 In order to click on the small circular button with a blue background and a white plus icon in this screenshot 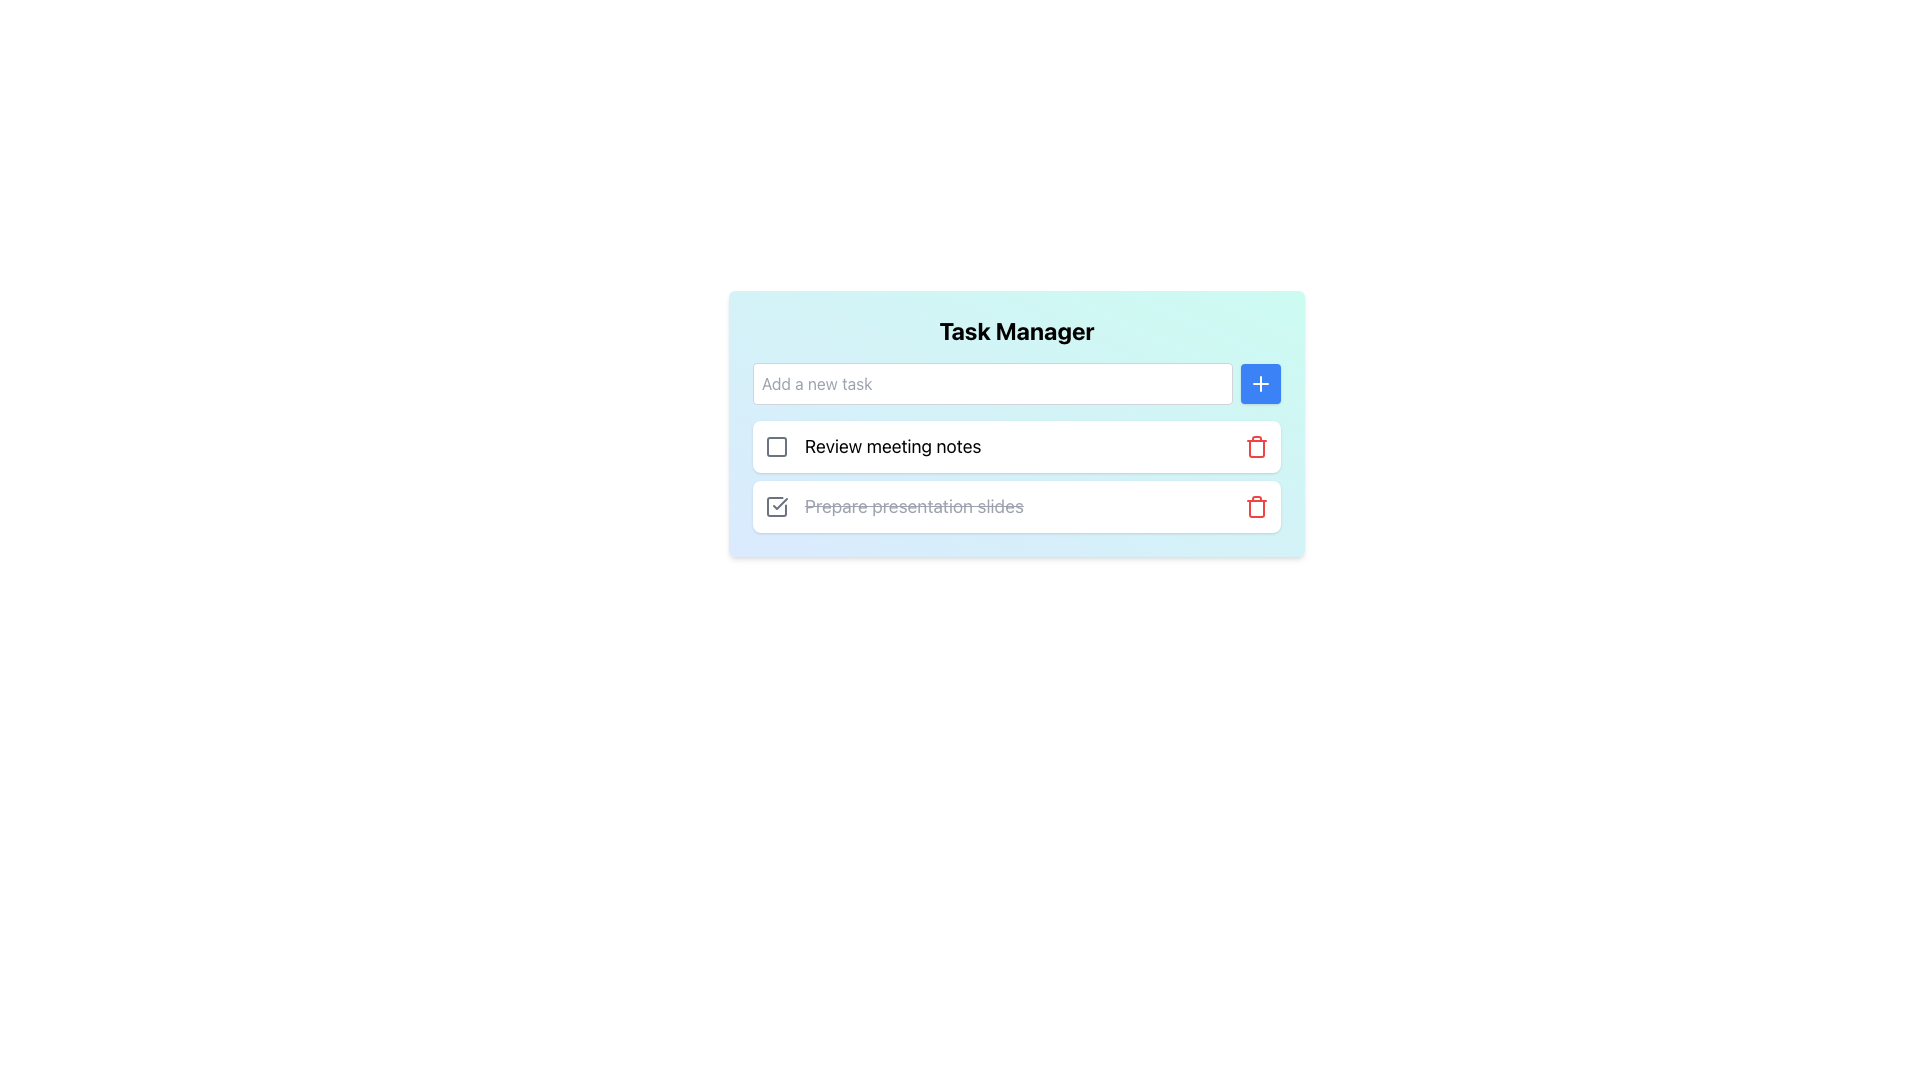, I will do `click(1260, 384)`.